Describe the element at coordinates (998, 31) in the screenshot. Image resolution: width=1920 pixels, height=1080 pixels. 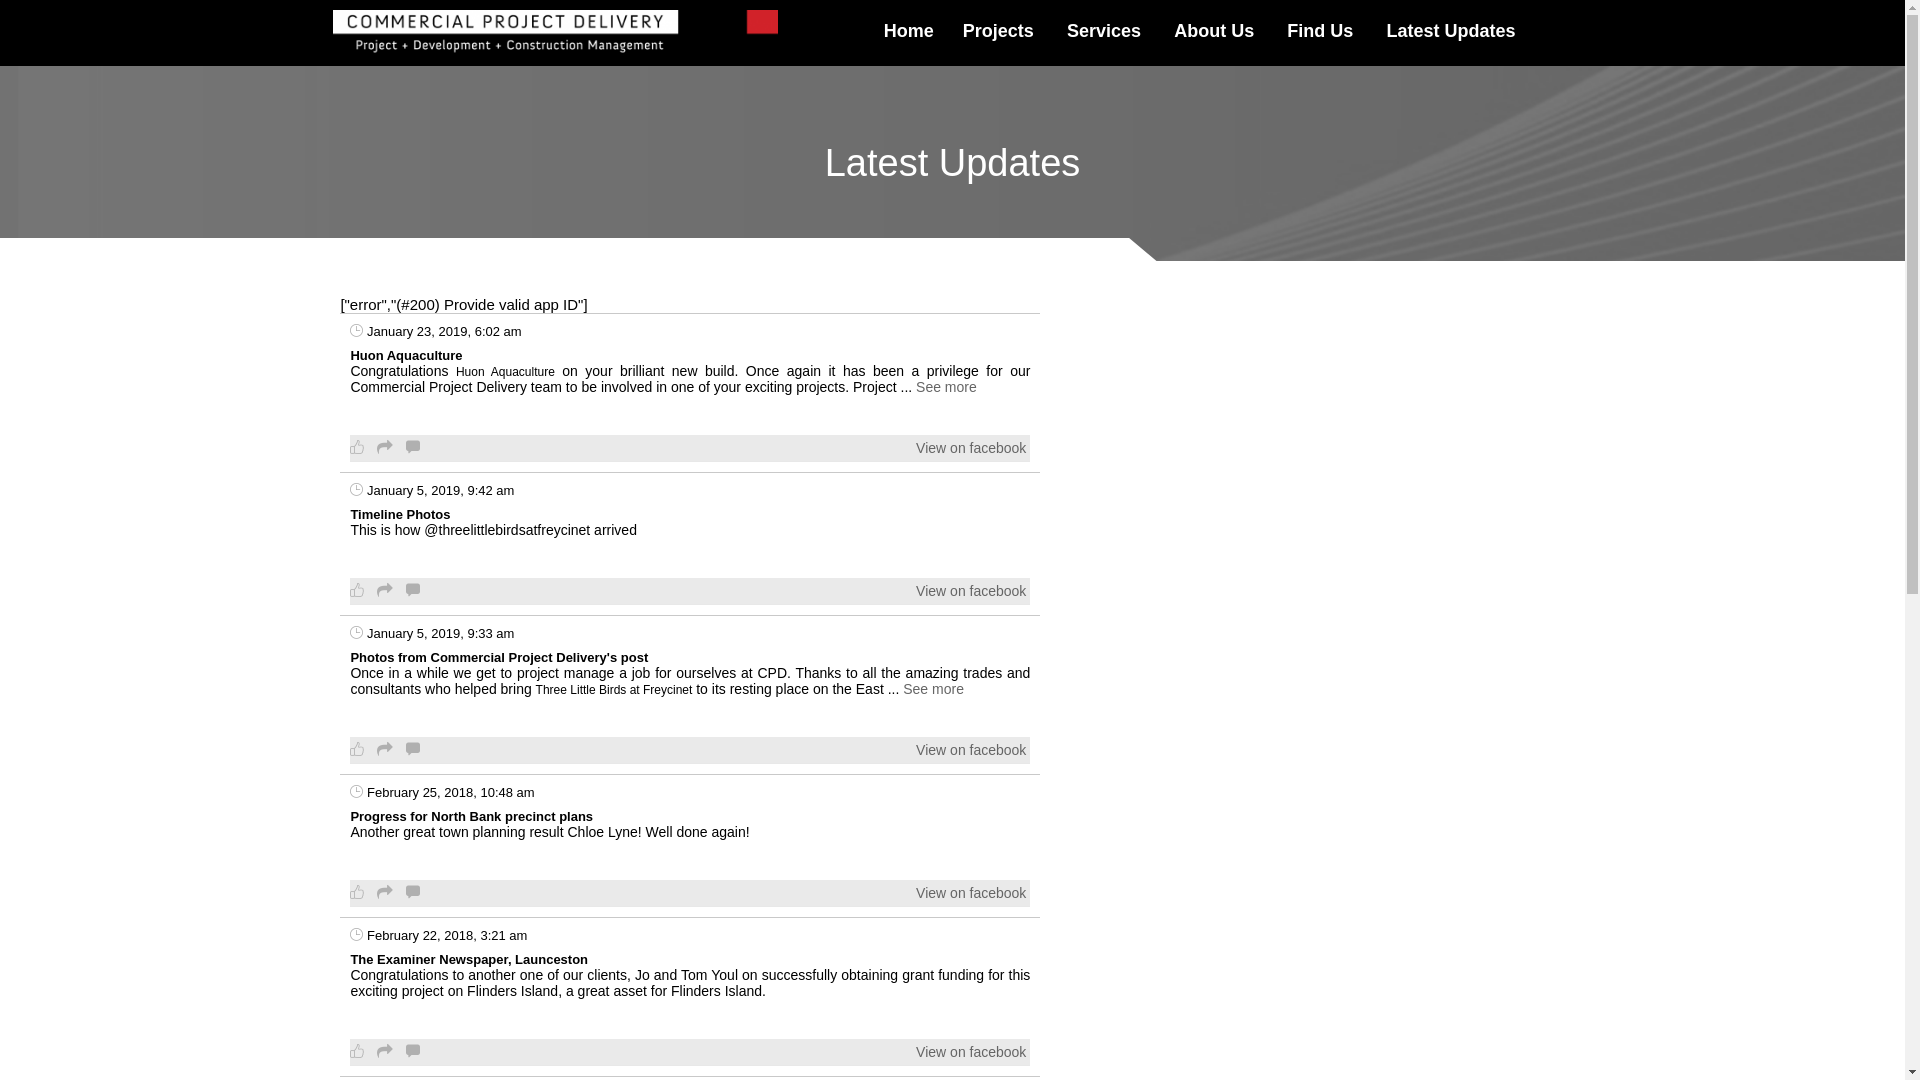
I see `'Projects'` at that location.